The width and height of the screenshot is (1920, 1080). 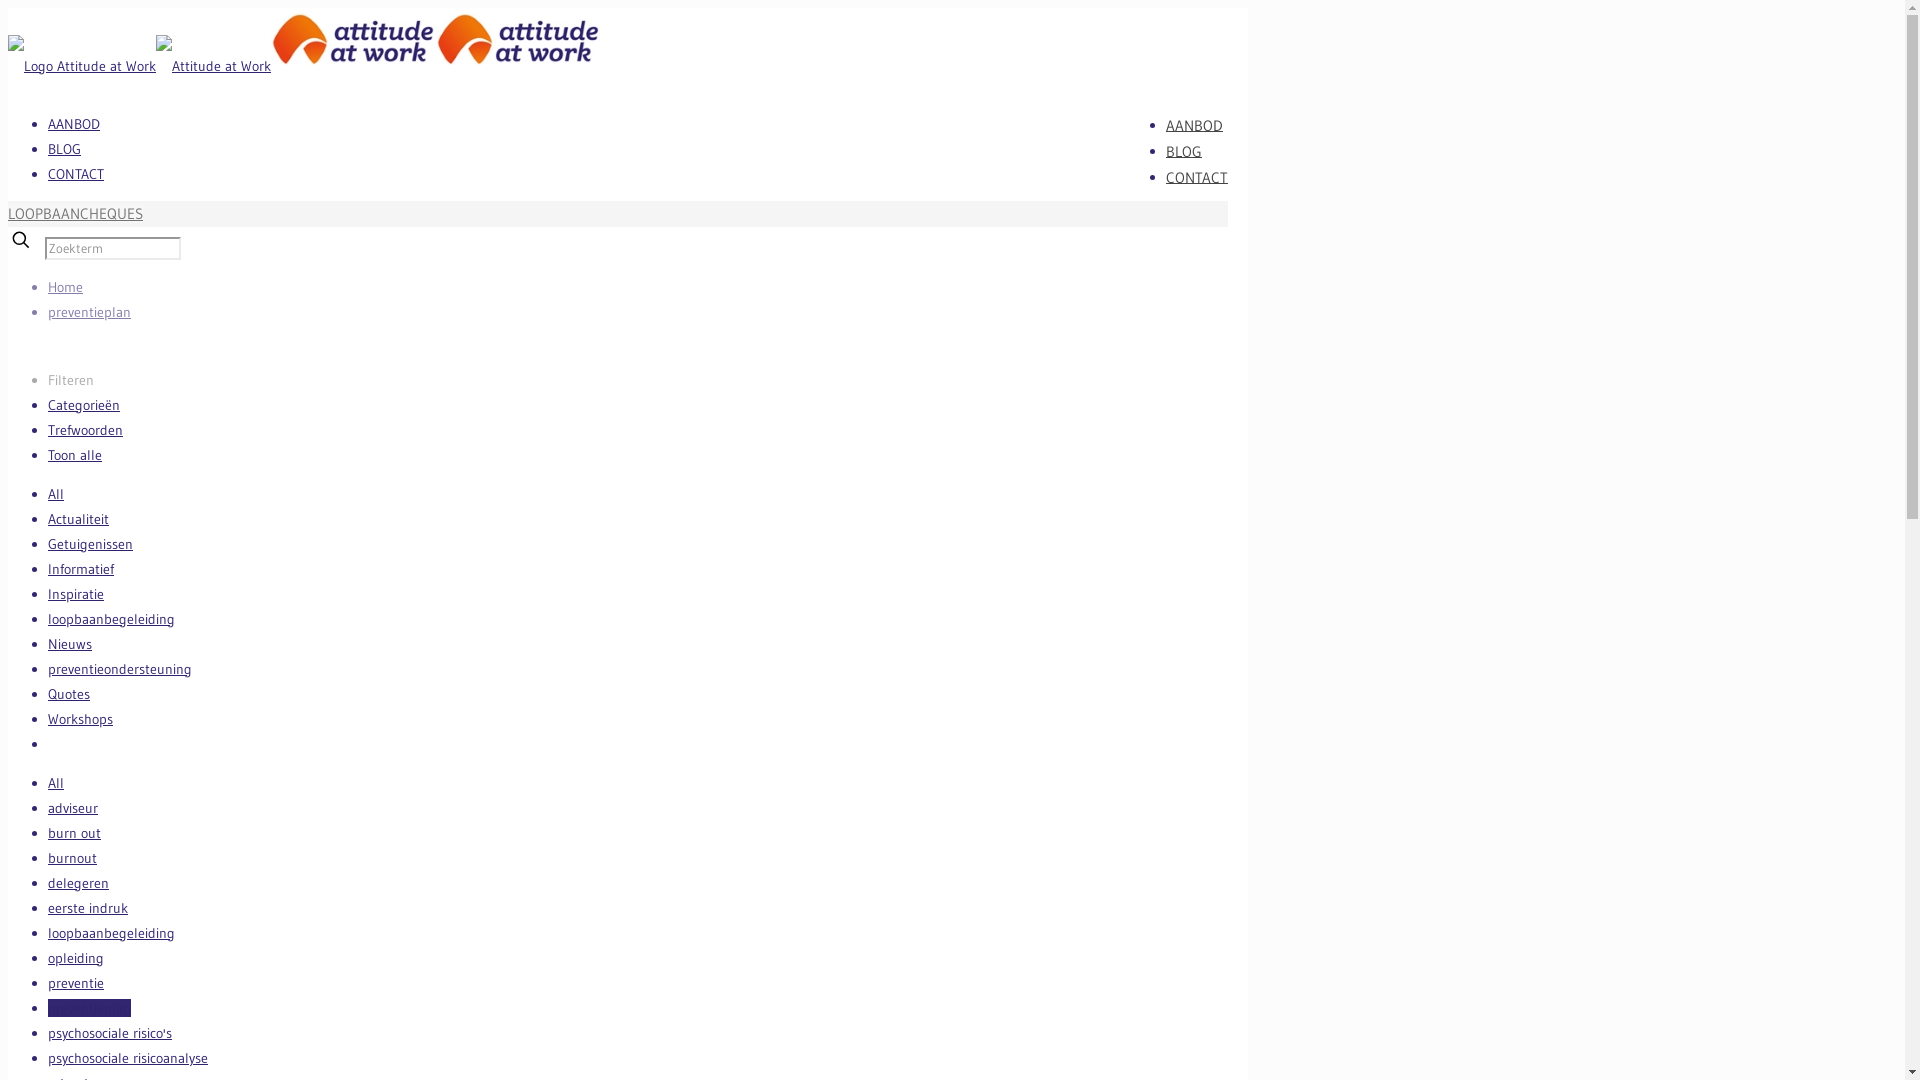 What do you see at coordinates (76, 593) in the screenshot?
I see `'Inspiratie'` at bounding box center [76, 593].